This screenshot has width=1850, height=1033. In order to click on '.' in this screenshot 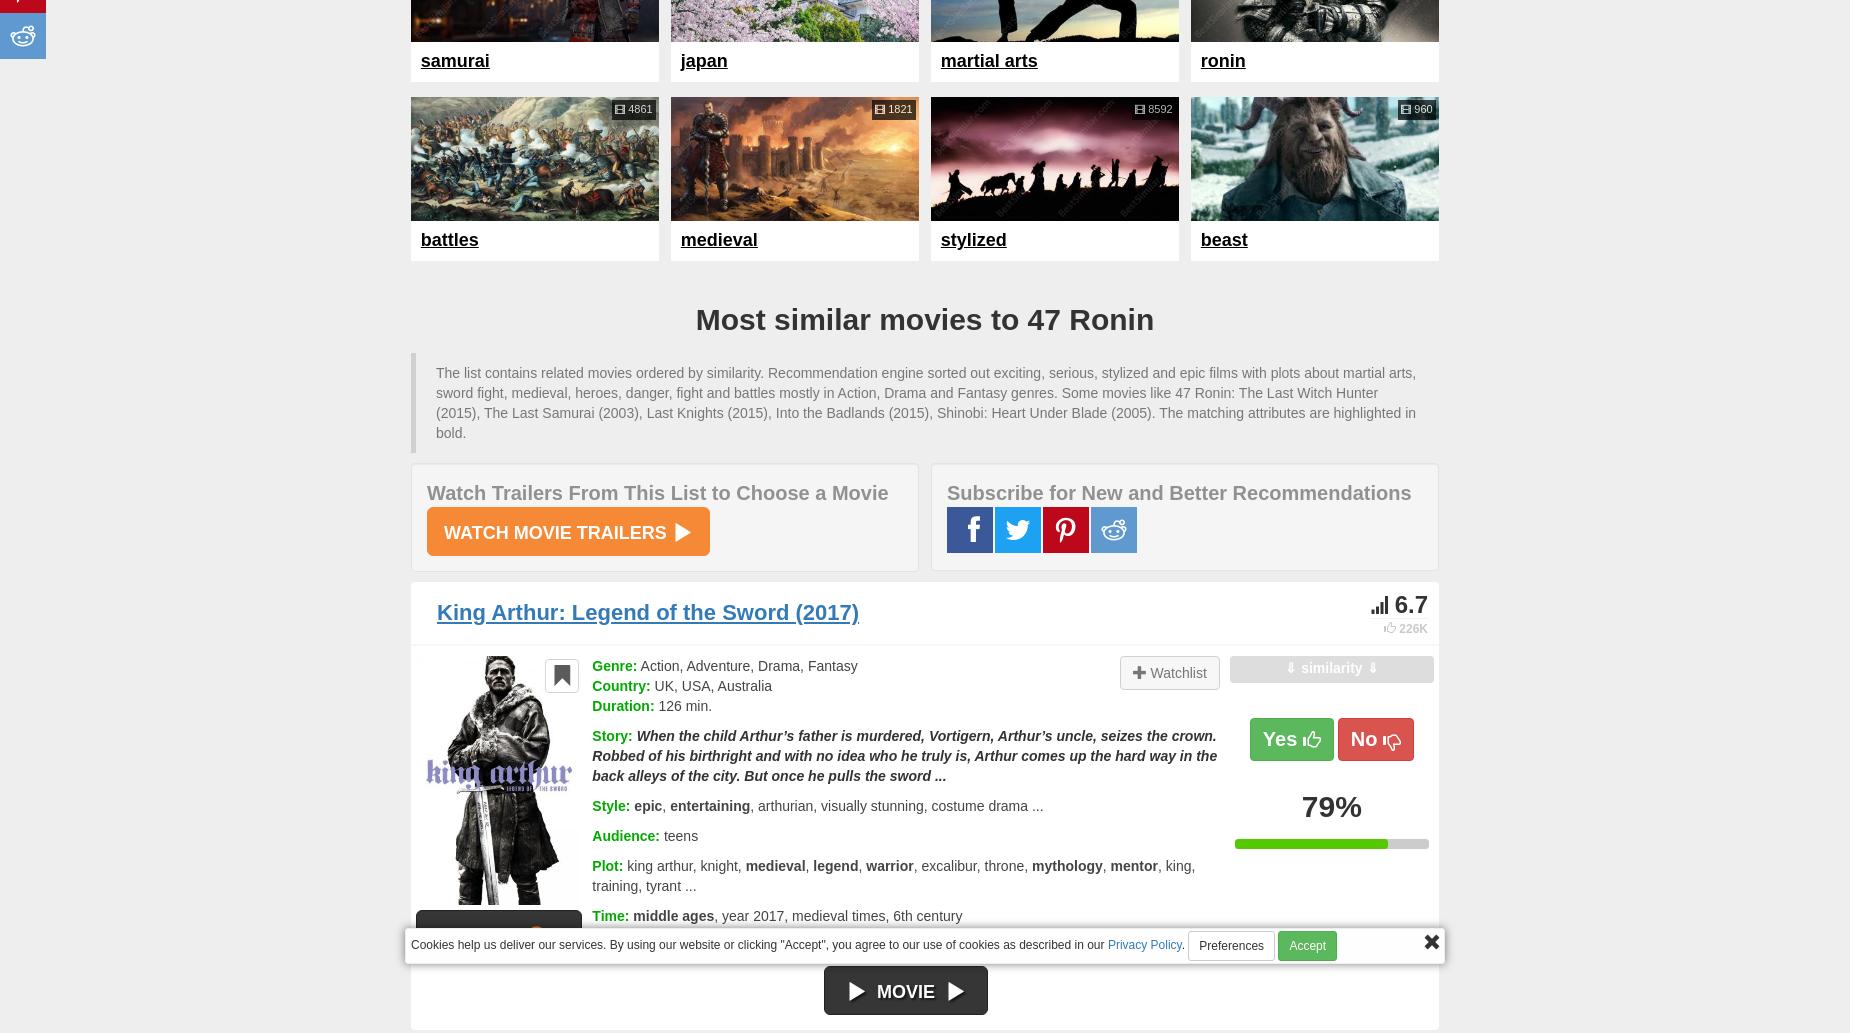, I will do `click(1182, 943)`.